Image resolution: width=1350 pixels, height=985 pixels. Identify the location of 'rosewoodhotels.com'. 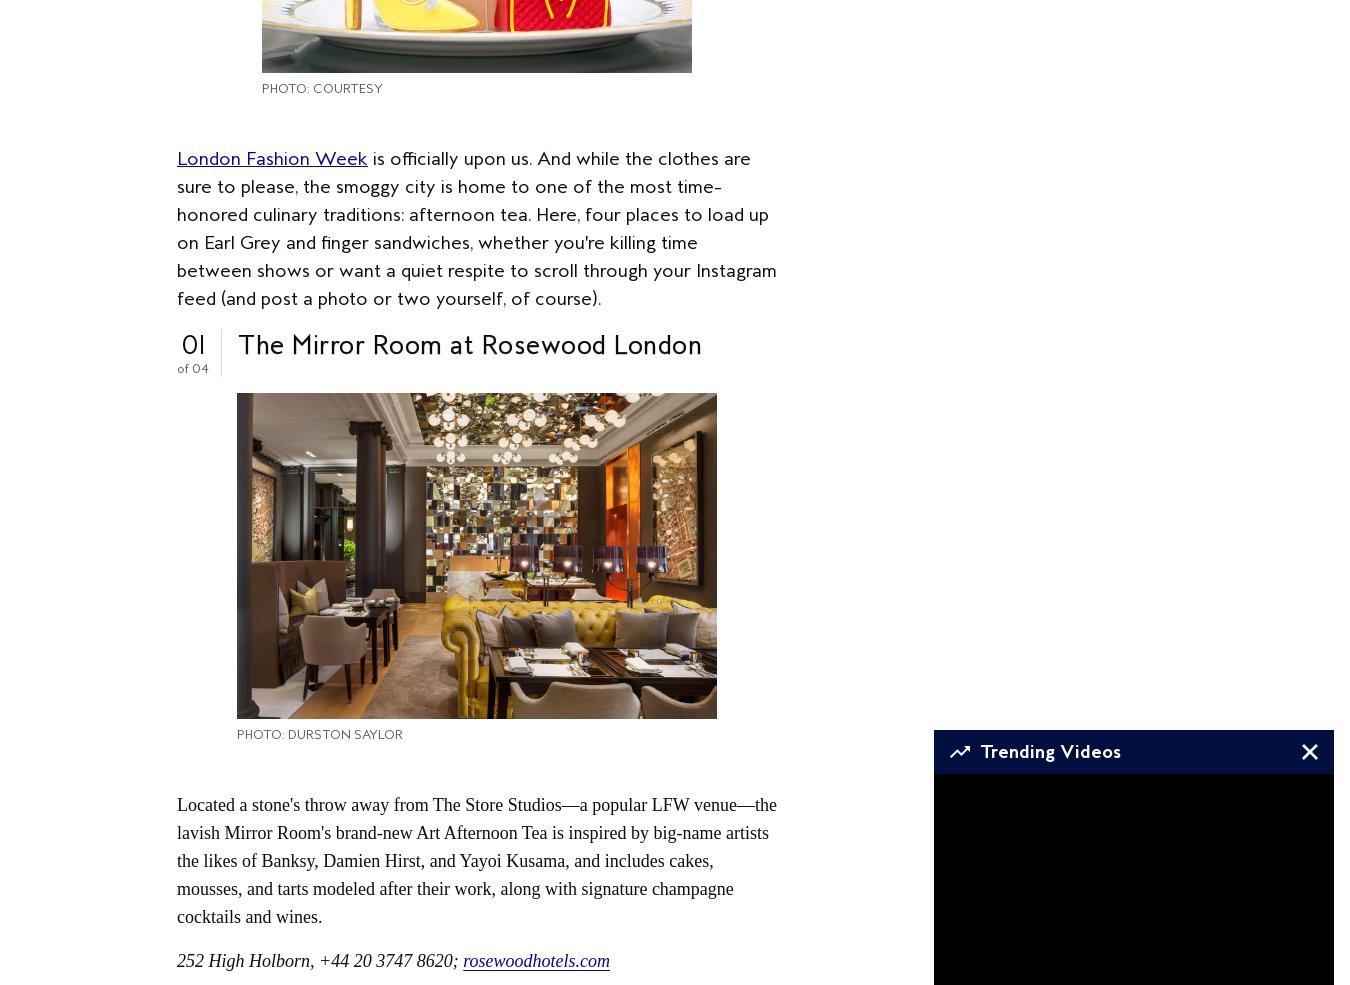
(534, 959).